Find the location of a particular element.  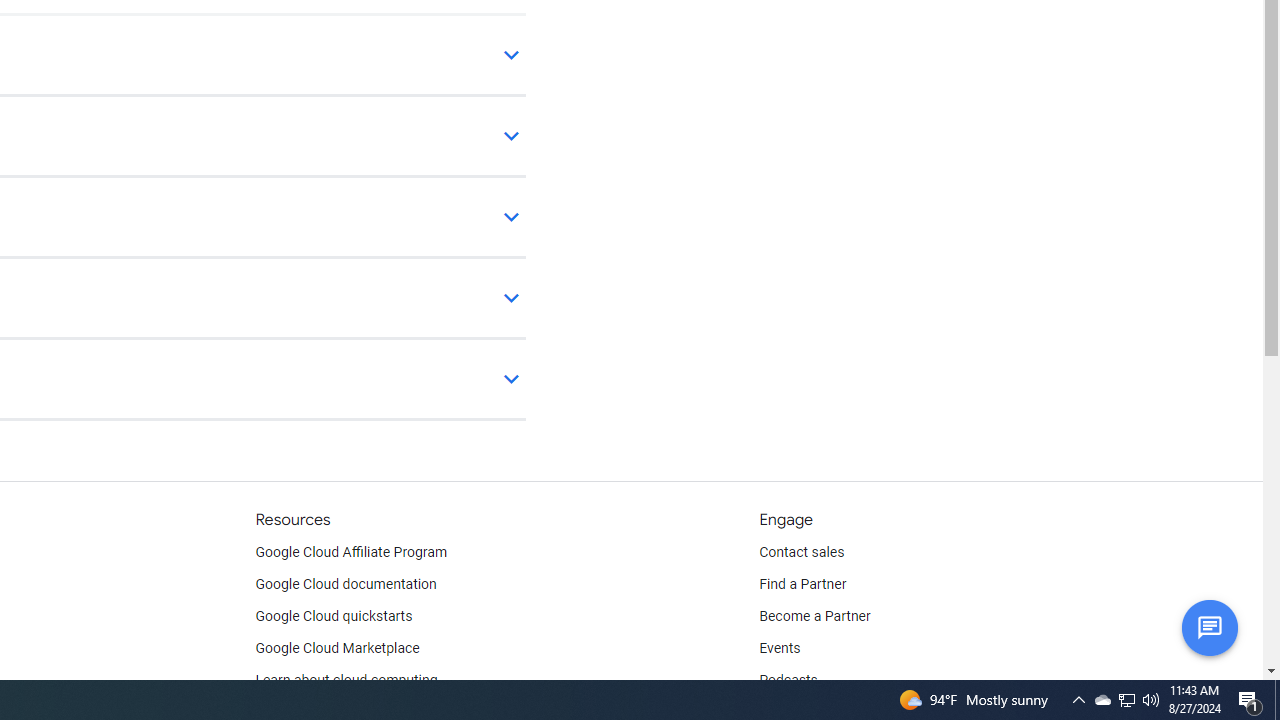

'Contact sales' is located at coordinates (801, 552).